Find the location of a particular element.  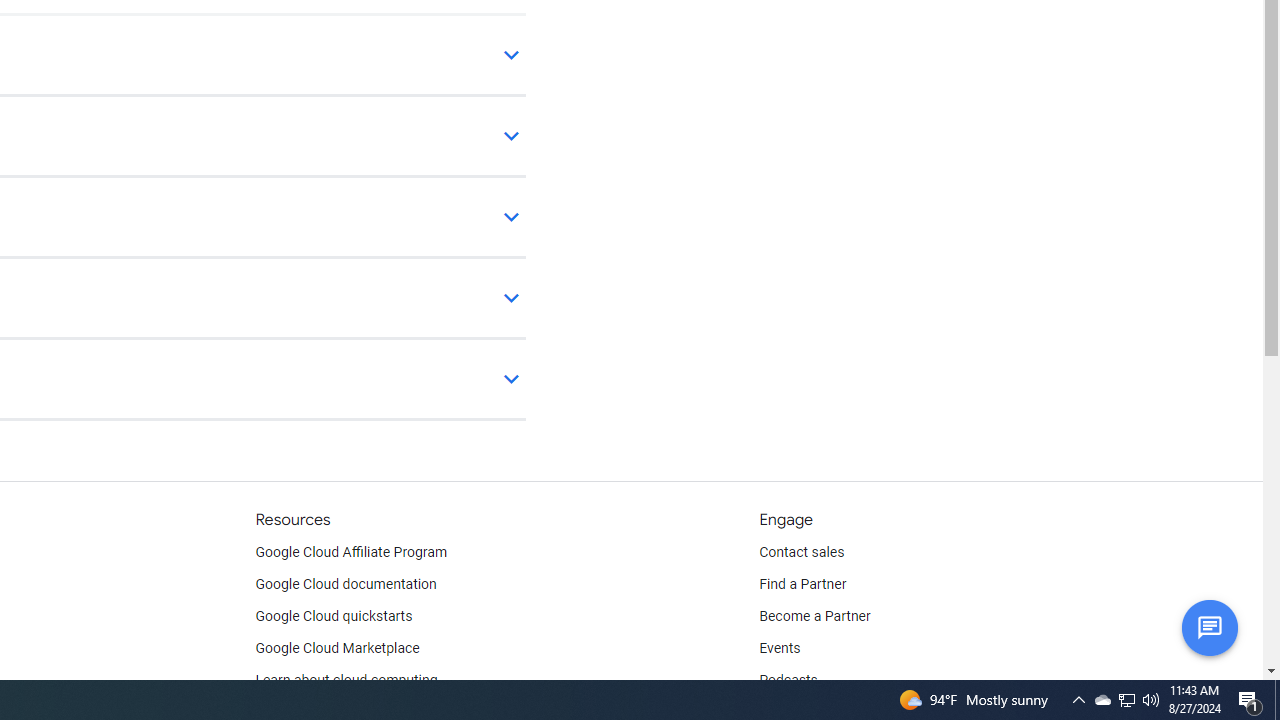

'Contact sales' is located at coordinates (801, 552).